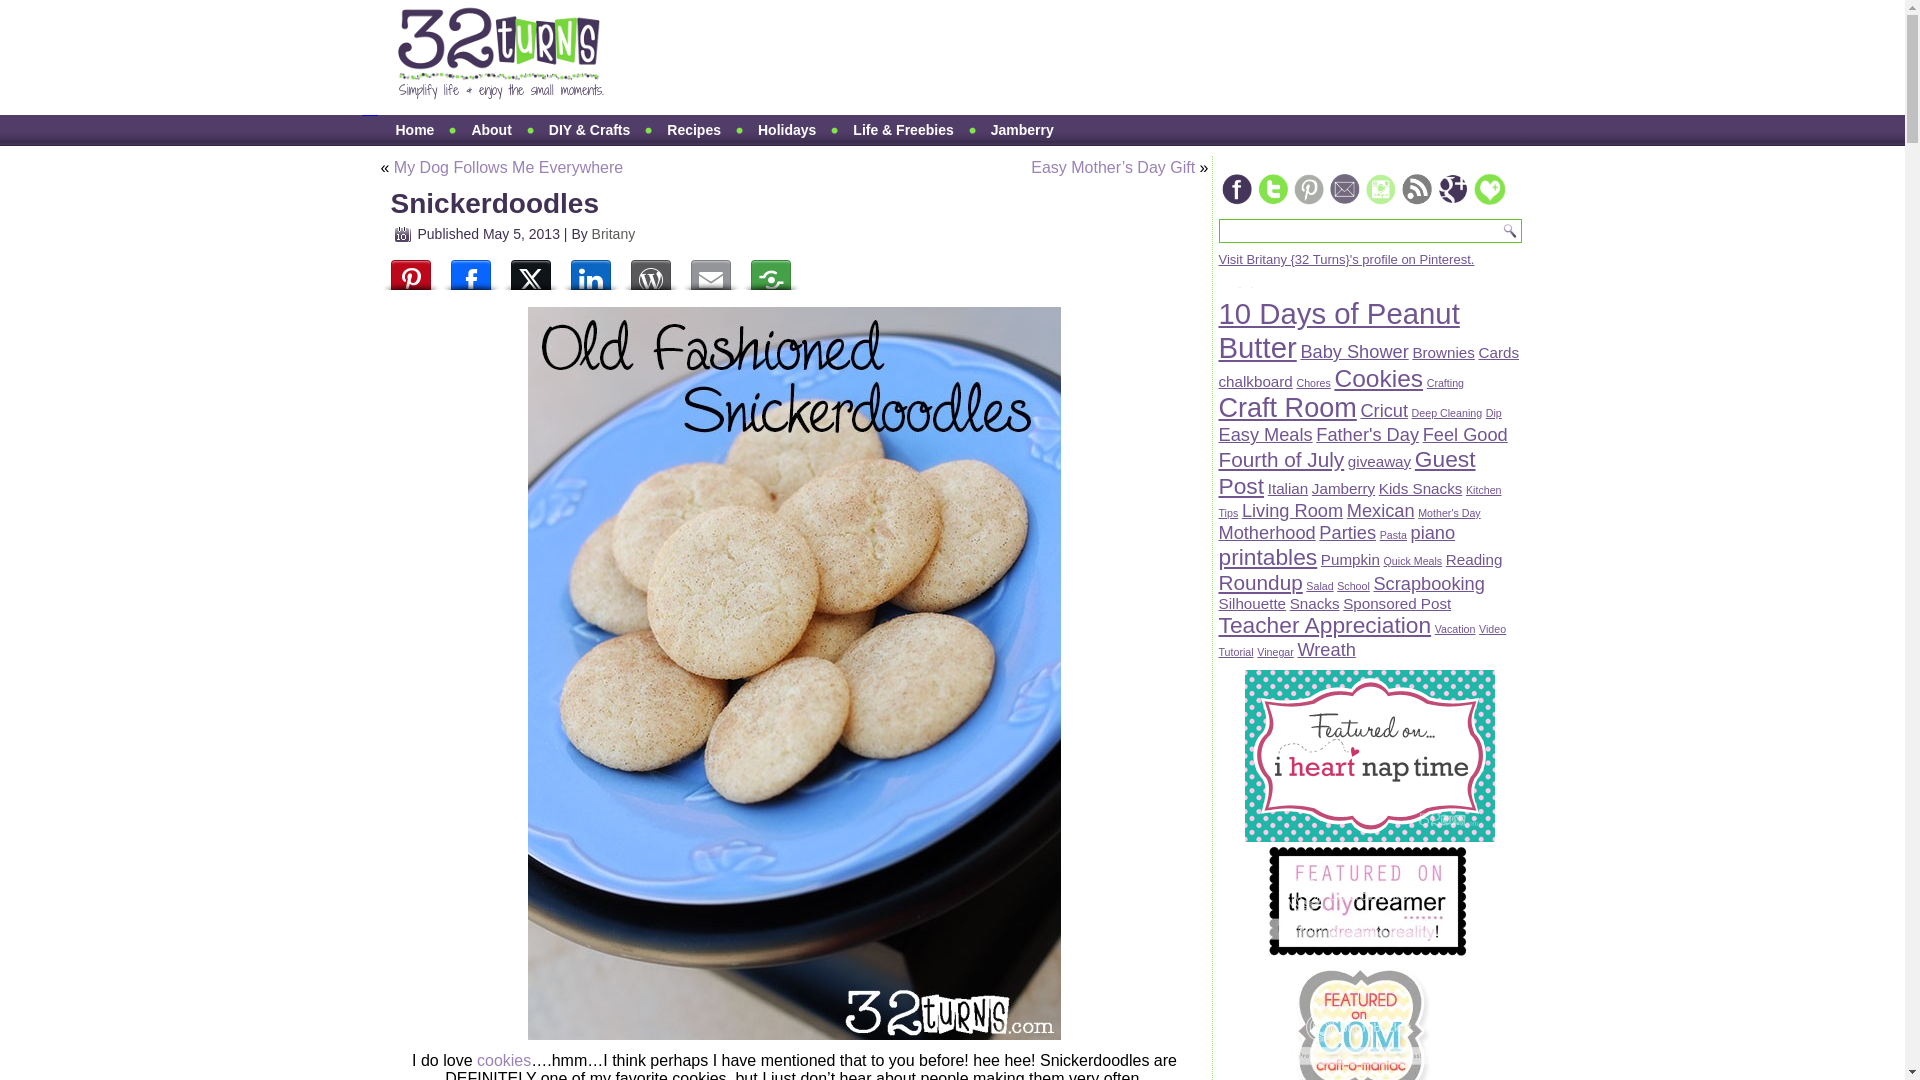 The height and width of the screenshot is (1080, 1920). What do you see at coordinates (1217, 472) in the screenshot?
I see `'Guest Post'` at bounding box center [1217, 472].